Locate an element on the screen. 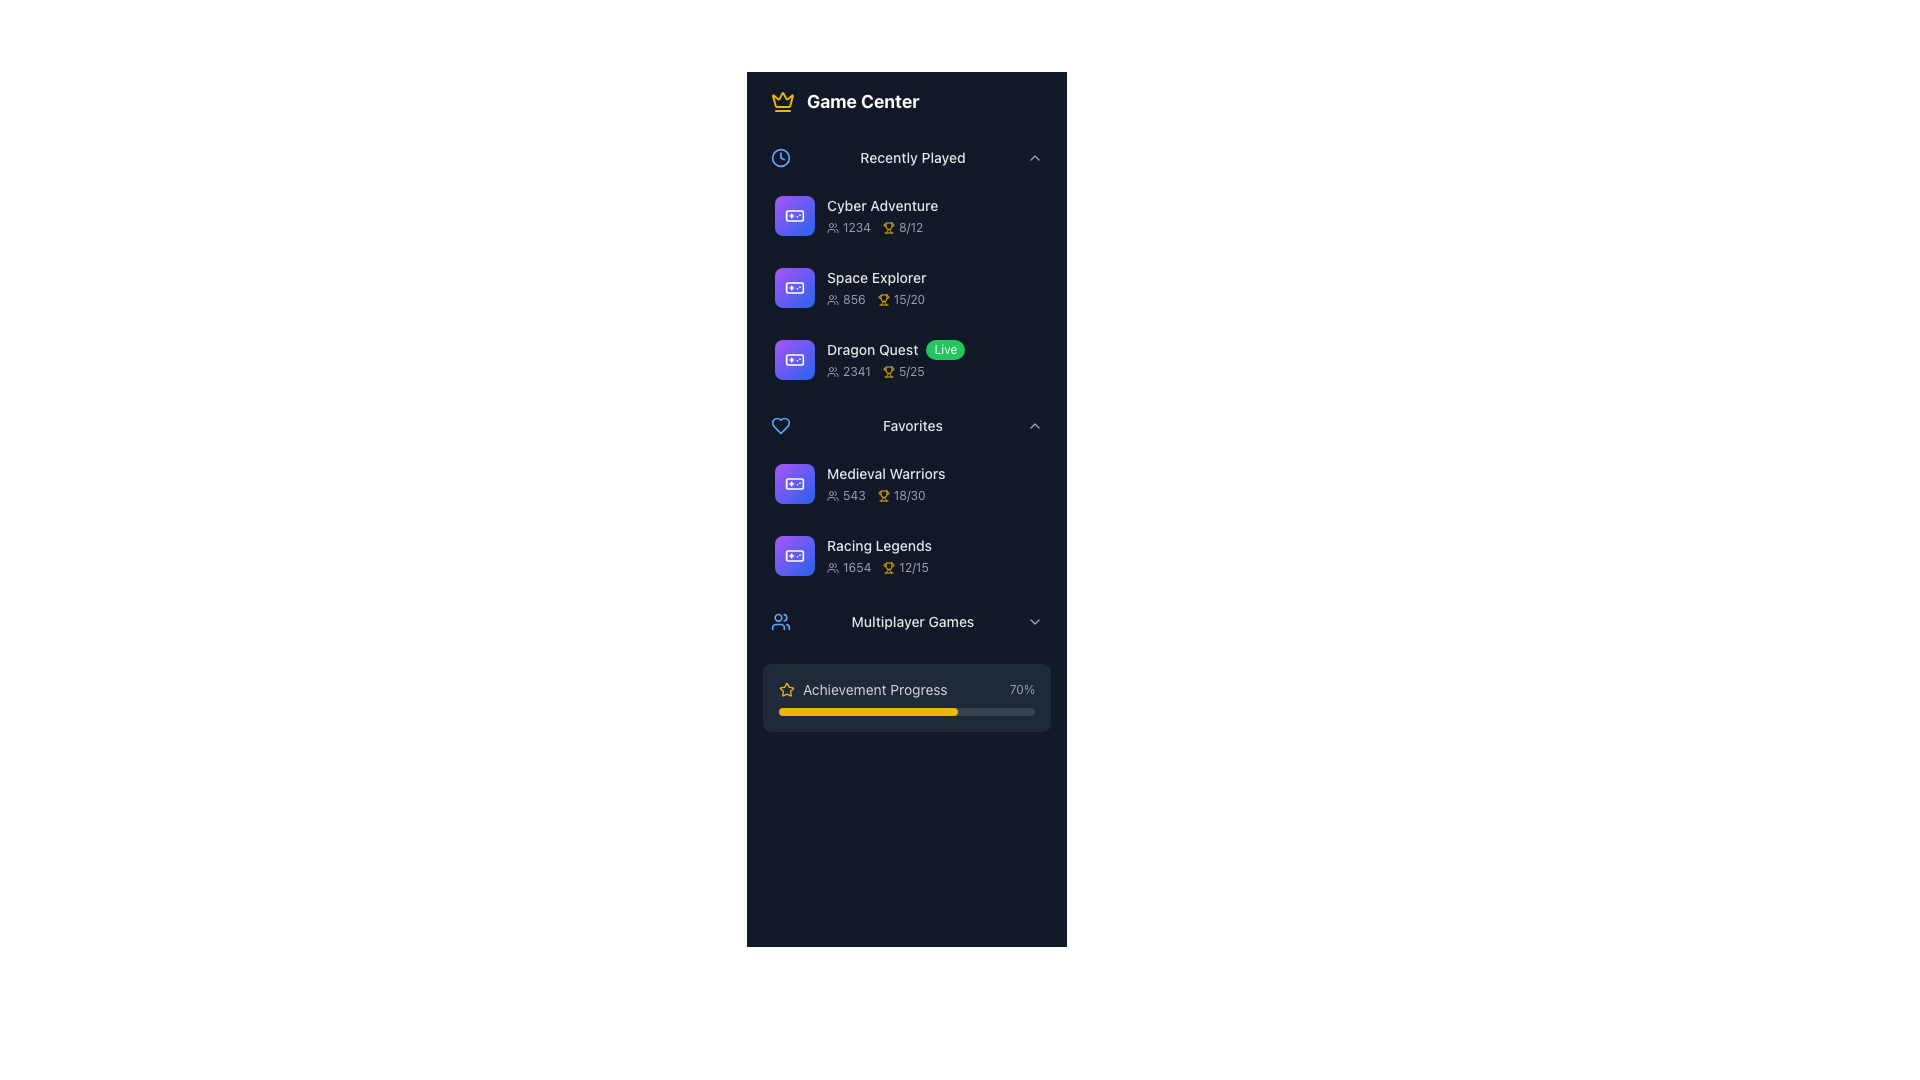 The width and height of the screenshot is (1920, 1080). the static text displaying the number '856' in light gray font, which indicates the player count for 'Space Explorer' and is located in the 'Recently Played' section next to a user group icon is located at coordinates (854, 300).